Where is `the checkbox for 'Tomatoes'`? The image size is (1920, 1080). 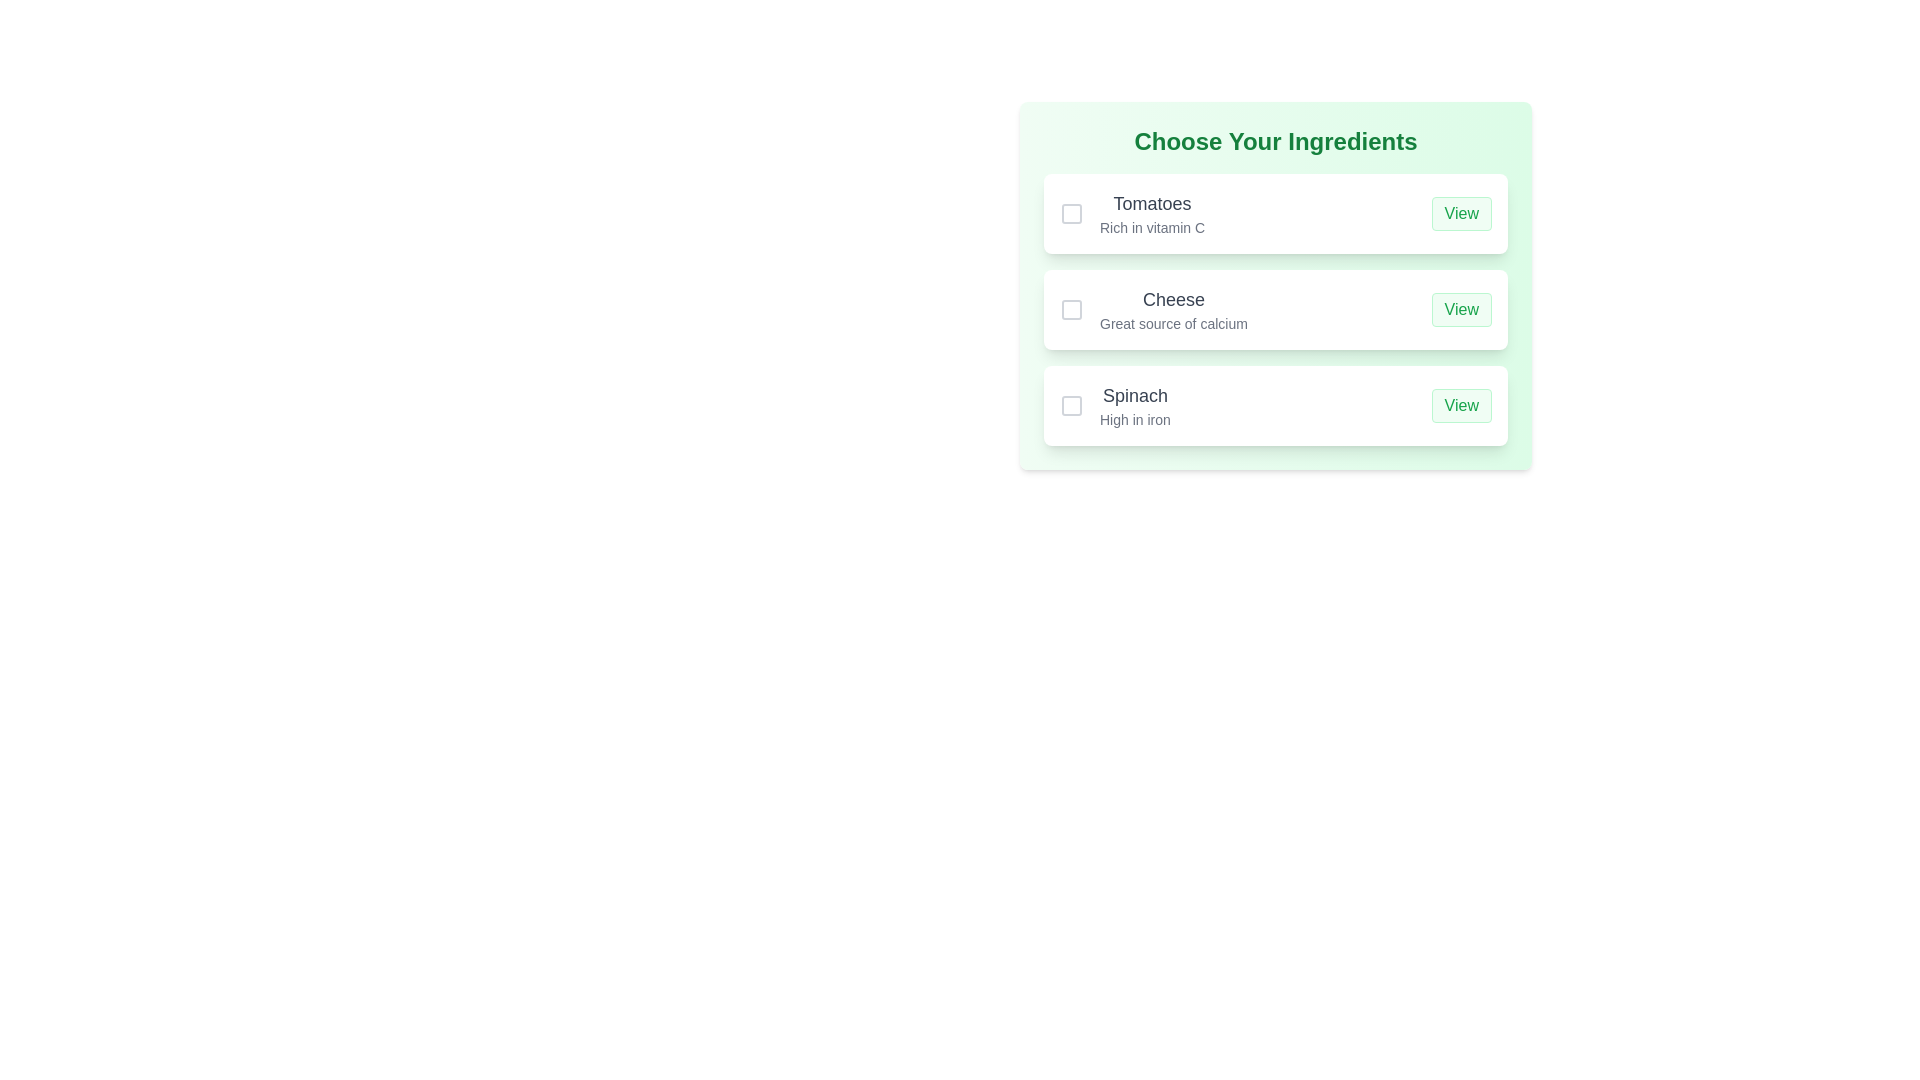 the checkbox for 'Tomatoes' is located at coordinates (1070, 213).